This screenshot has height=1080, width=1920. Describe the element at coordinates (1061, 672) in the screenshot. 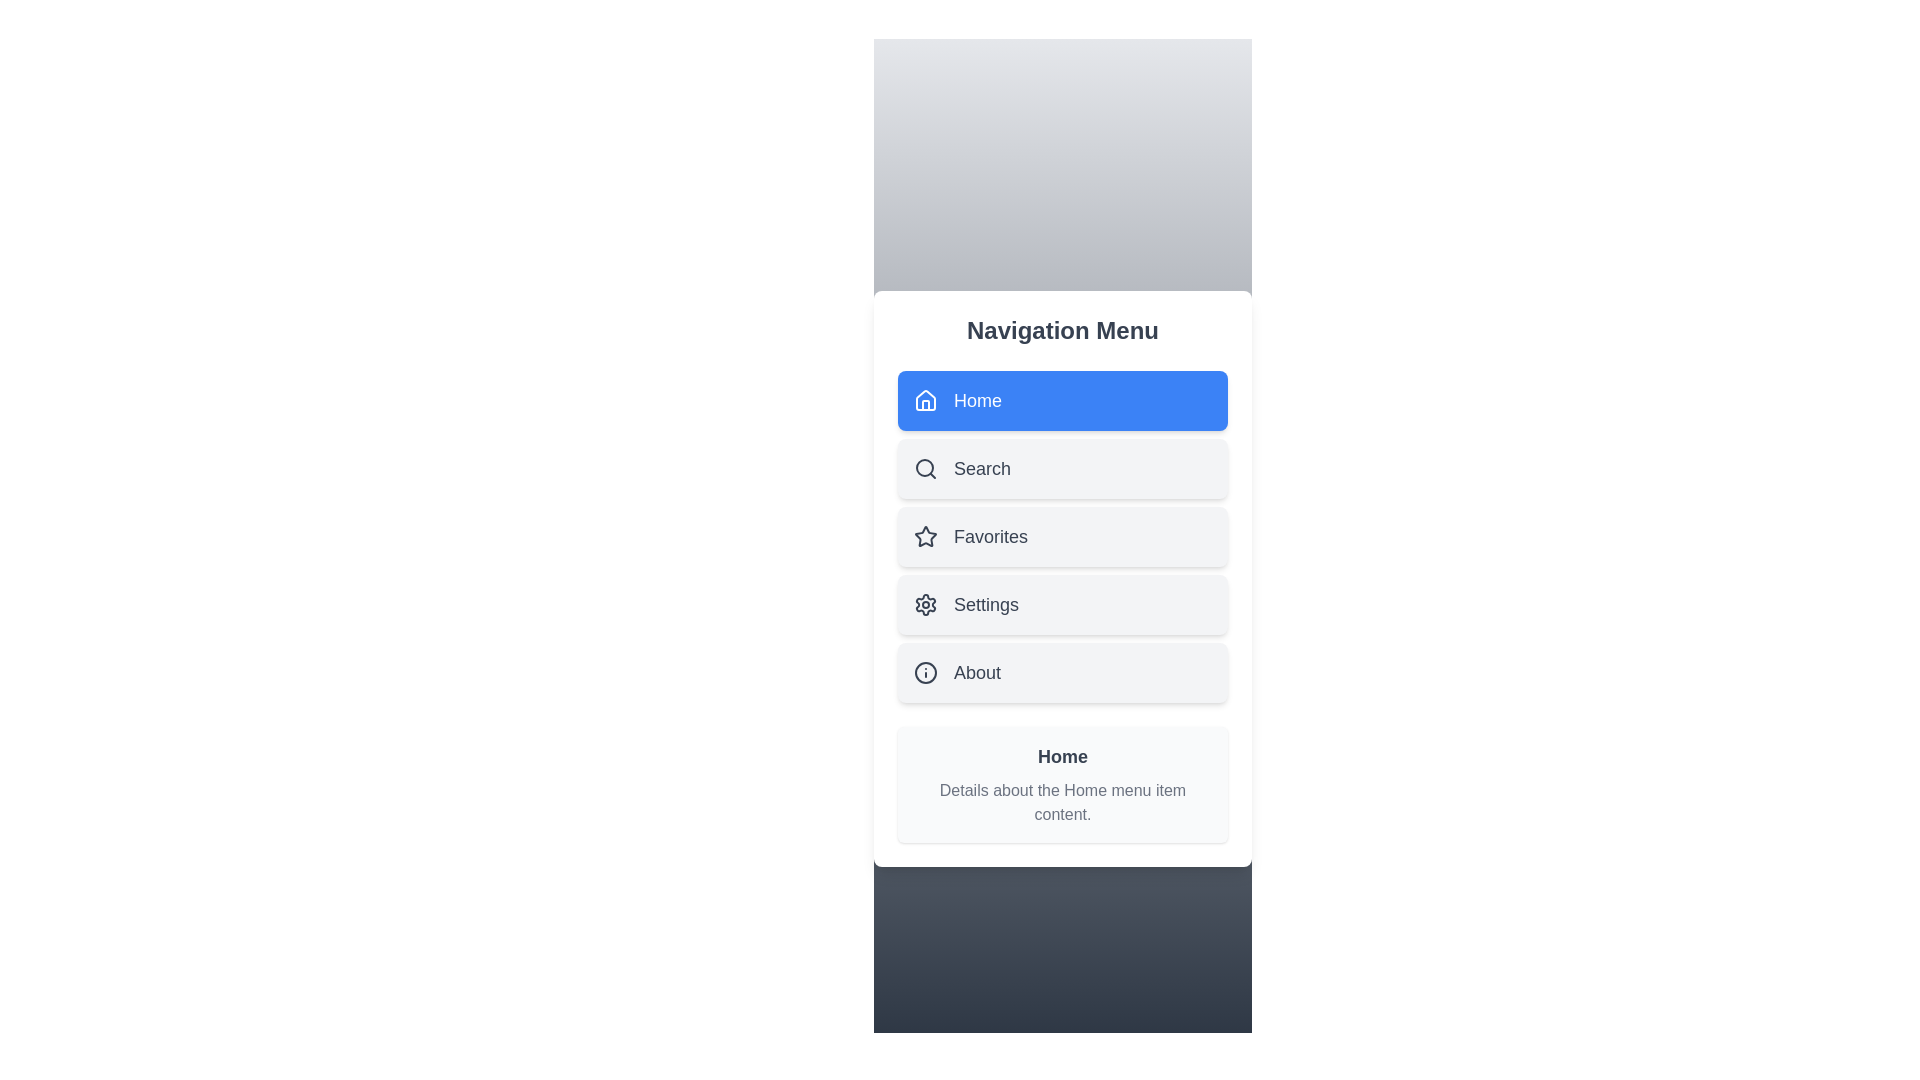

I see `the menu item About` at that location.